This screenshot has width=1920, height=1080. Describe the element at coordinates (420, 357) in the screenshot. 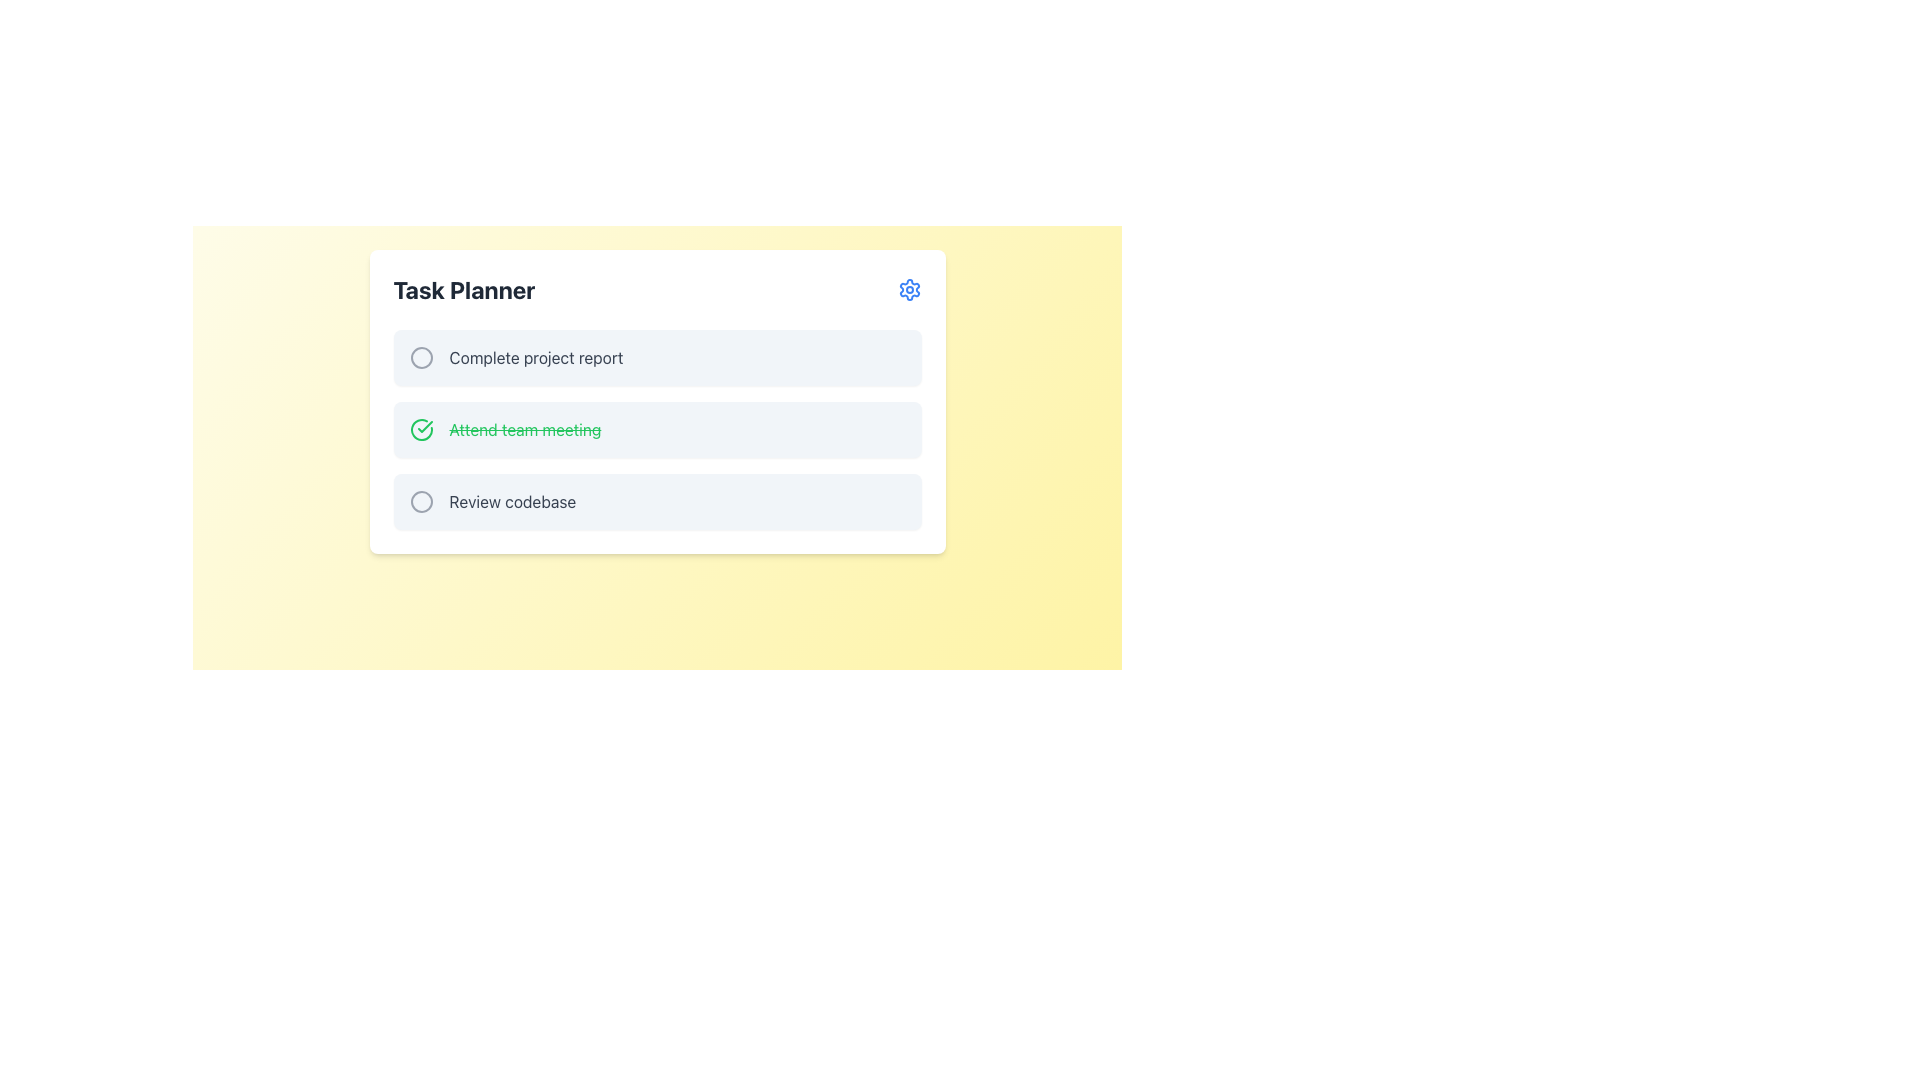

I see `the circular status icon located to the left of the 'Complete project report' text to interact or toggle its state` at that location.